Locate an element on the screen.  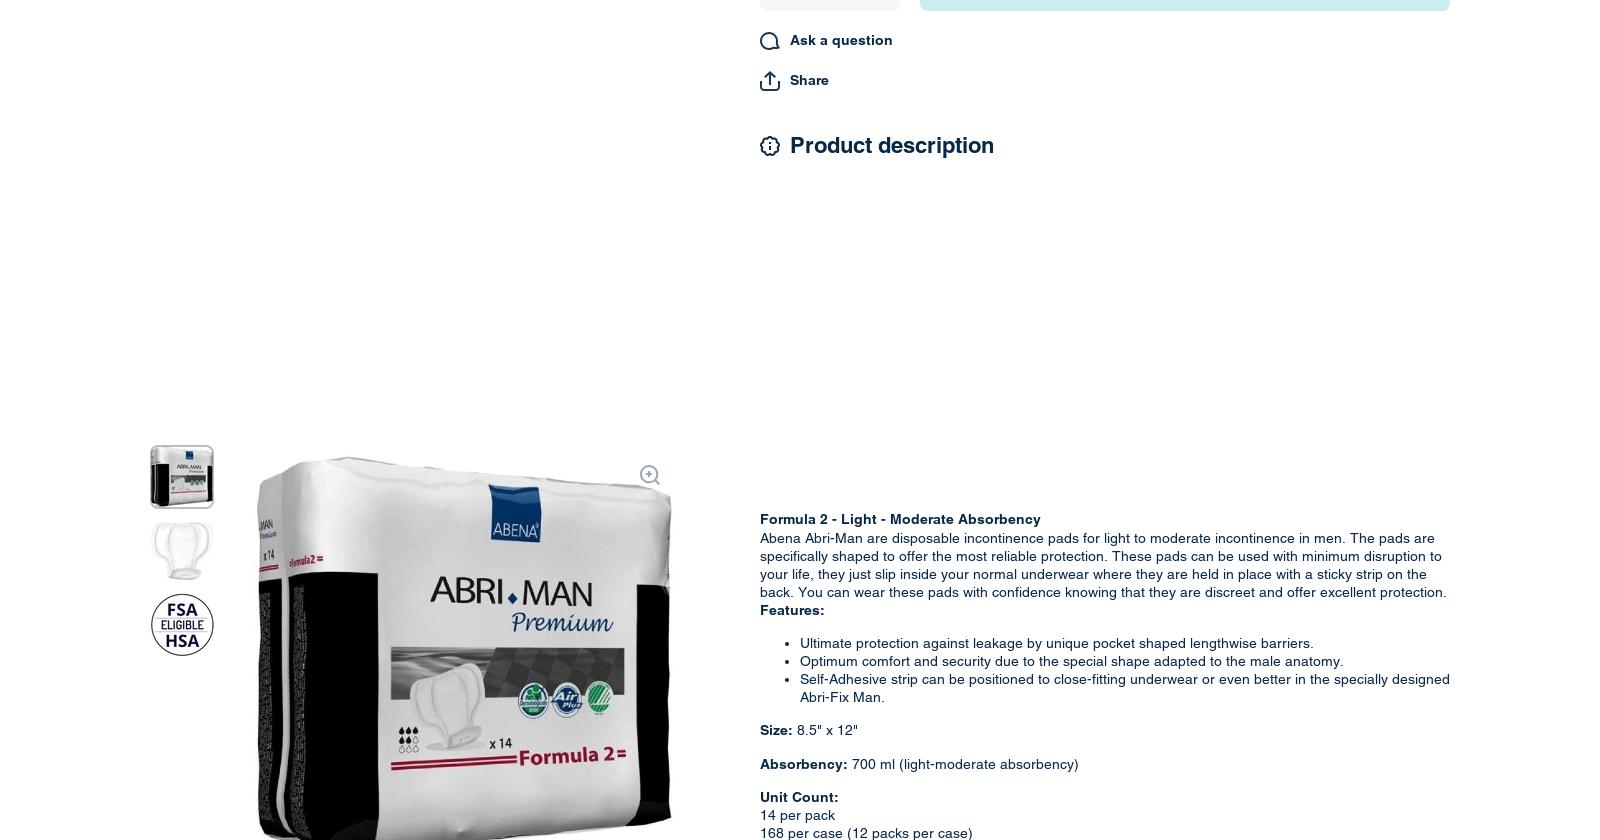
'$11.99' is located at coordinates (662, 101).